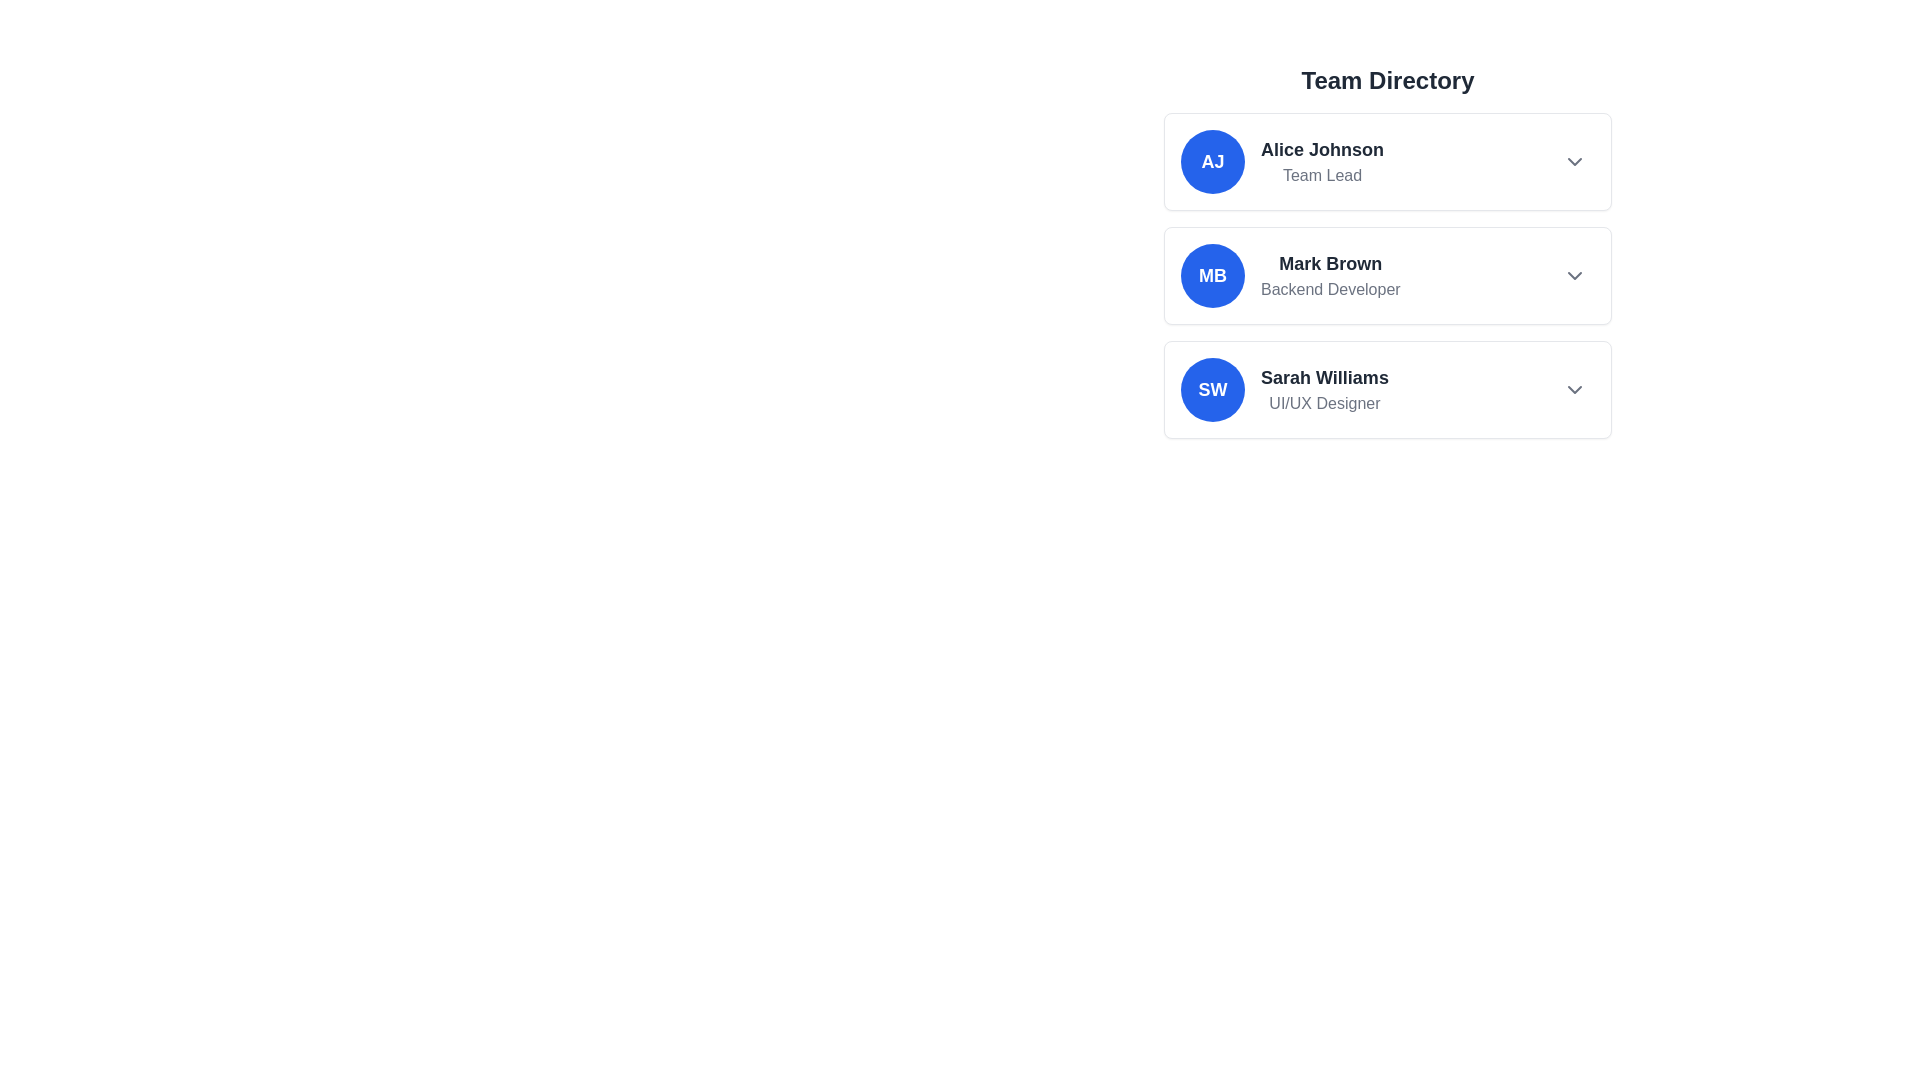 Image resolution: width=1920 pixels, height=1080 pixels. Describe the element at coordinates (1573, 276) in the screenshot. I see `the chevron icon` at that location.